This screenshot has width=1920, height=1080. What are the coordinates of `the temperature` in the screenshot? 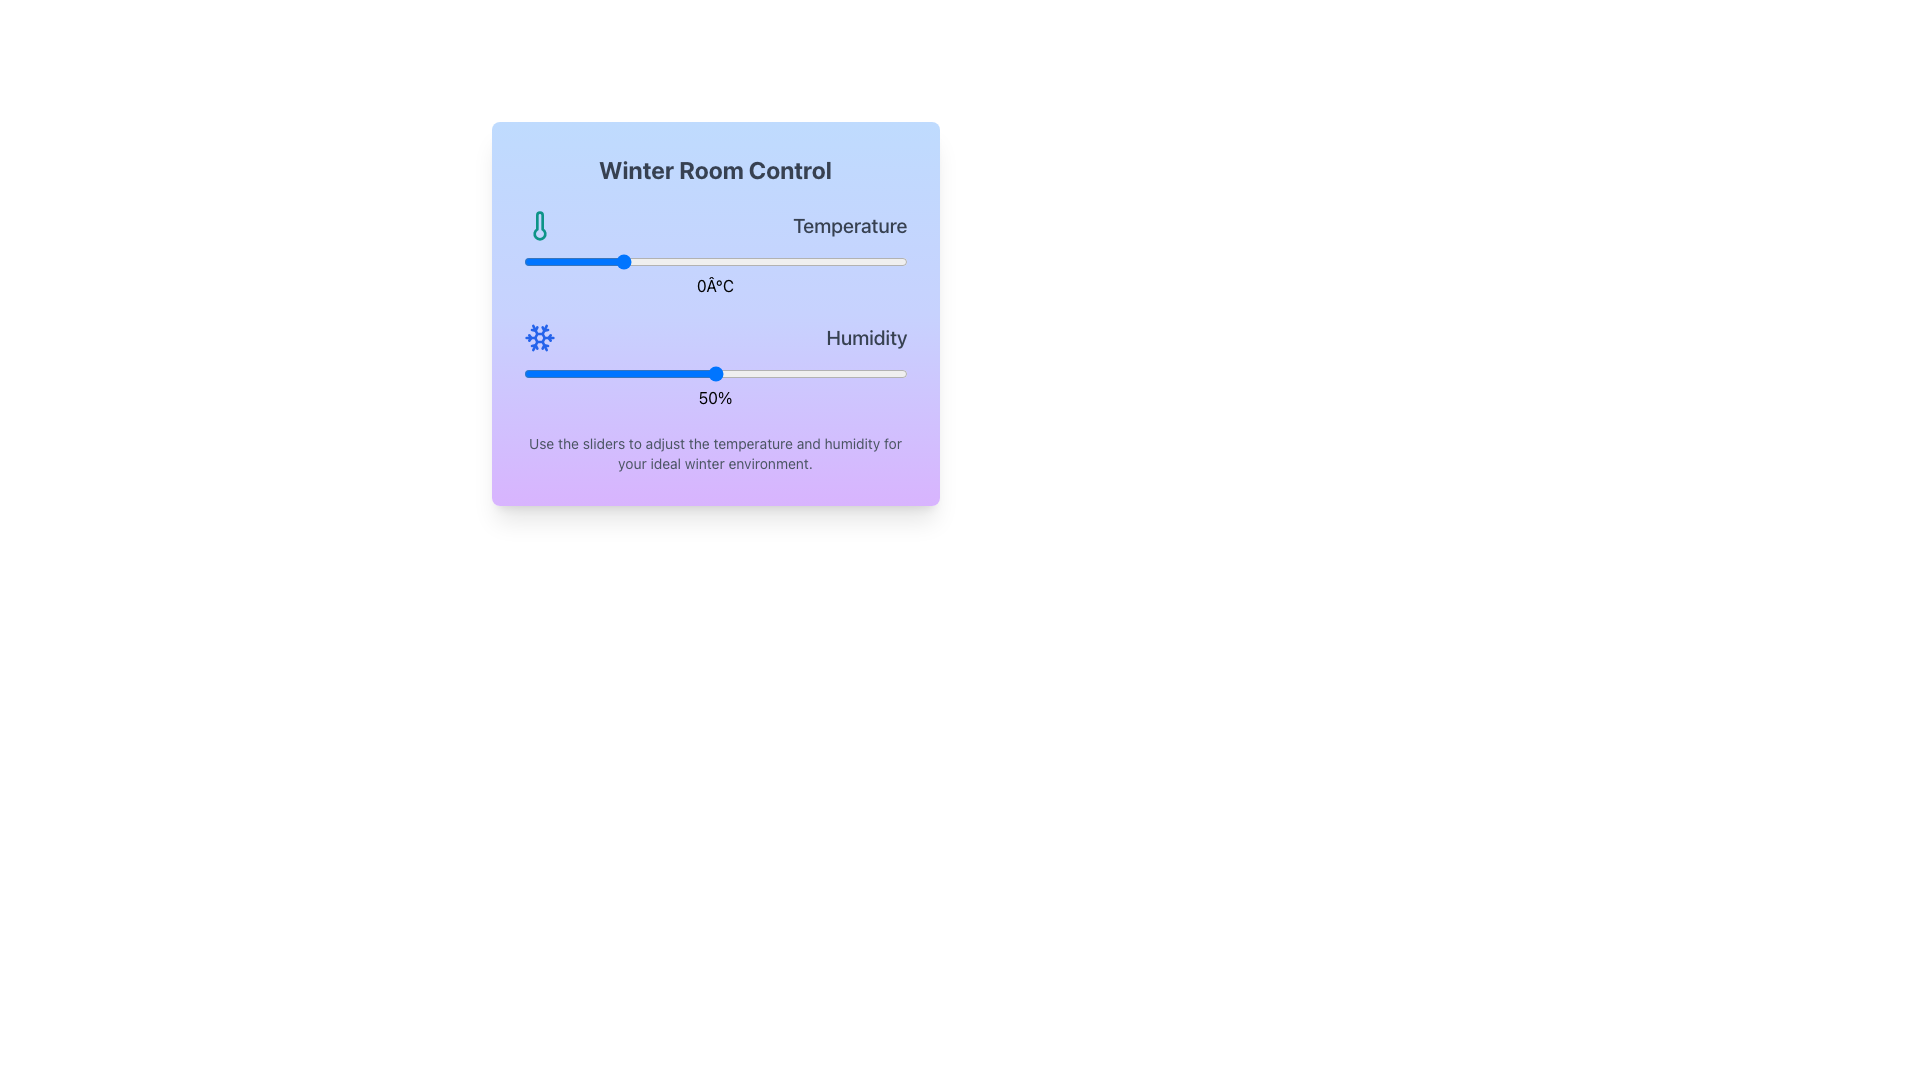 It's located at (801, 261).